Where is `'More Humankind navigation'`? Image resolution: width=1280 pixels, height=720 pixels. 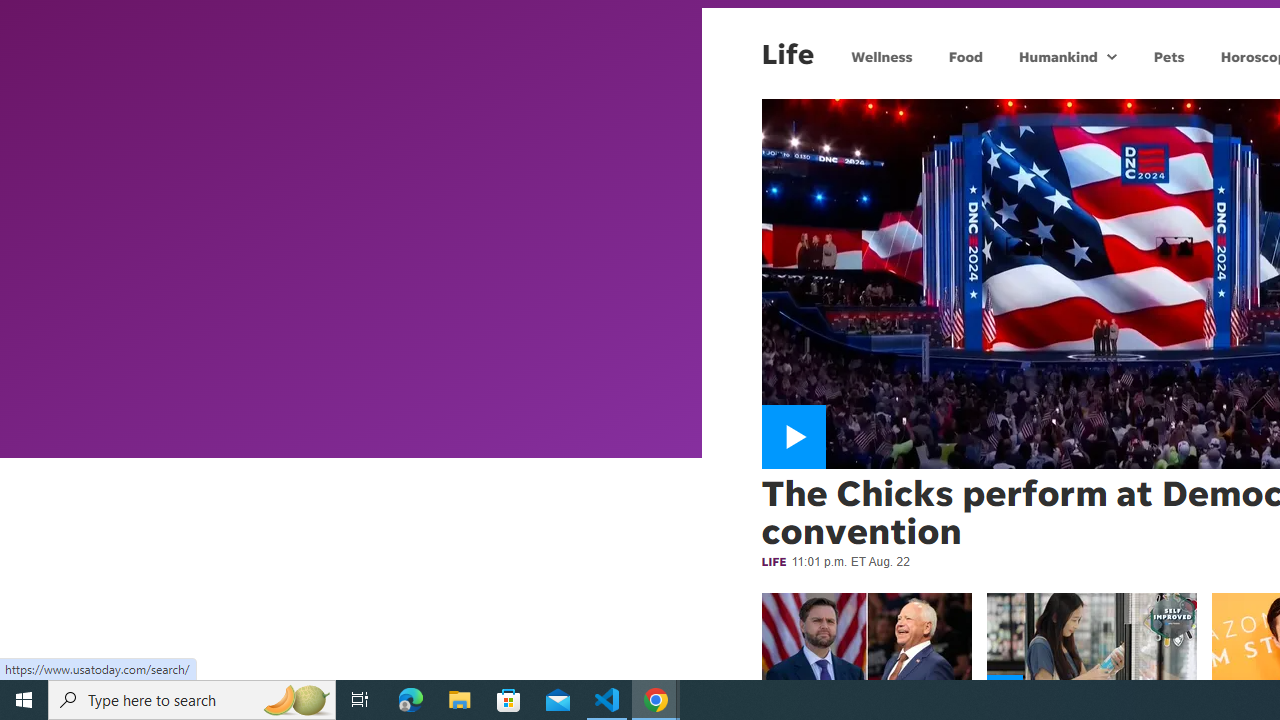
'More Humankind navigation' is located at coordinates (1110, 55).